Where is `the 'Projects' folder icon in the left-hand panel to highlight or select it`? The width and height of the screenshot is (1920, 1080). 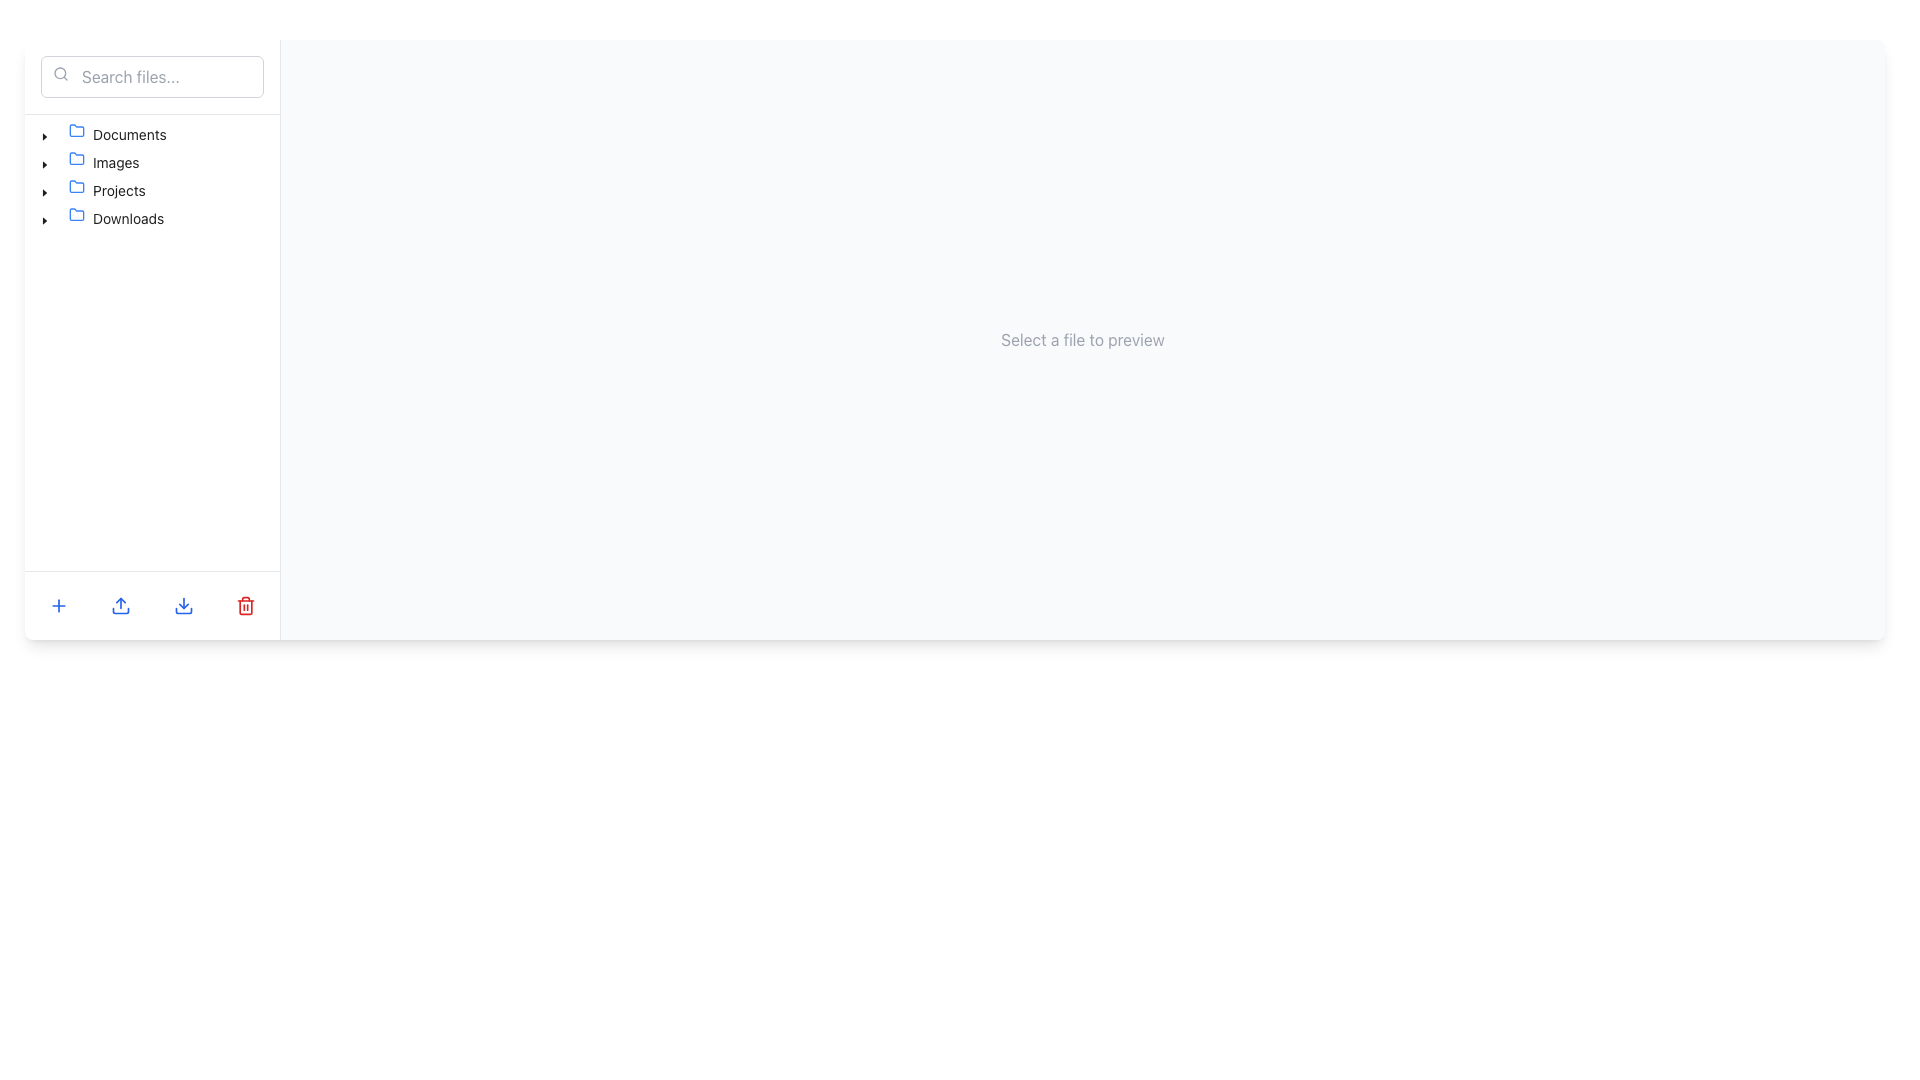 the 'Projects' folder icon in the left-hand panel to highlight or select it is located at coordinates (76, 186).